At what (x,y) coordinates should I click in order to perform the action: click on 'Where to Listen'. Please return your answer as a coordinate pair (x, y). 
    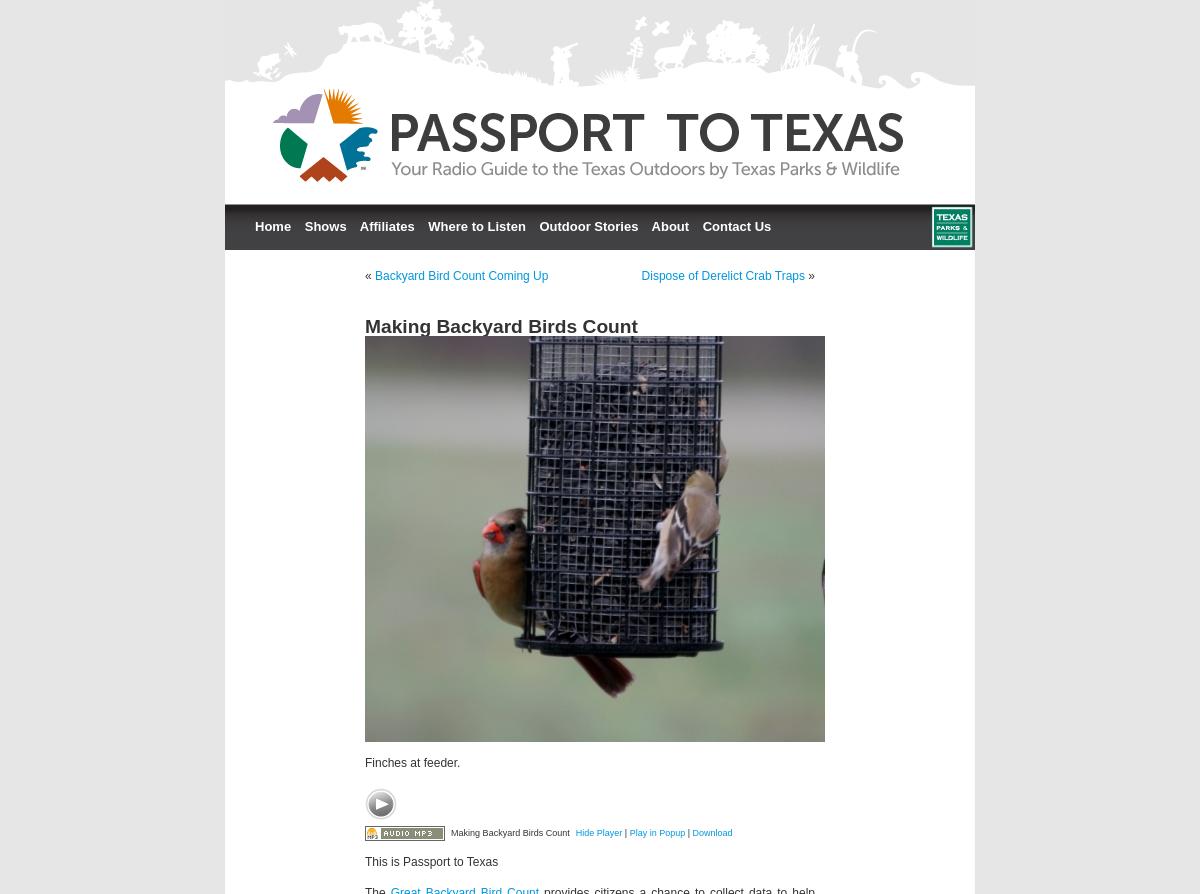
    Looking at the image, I should click on (475, 225).